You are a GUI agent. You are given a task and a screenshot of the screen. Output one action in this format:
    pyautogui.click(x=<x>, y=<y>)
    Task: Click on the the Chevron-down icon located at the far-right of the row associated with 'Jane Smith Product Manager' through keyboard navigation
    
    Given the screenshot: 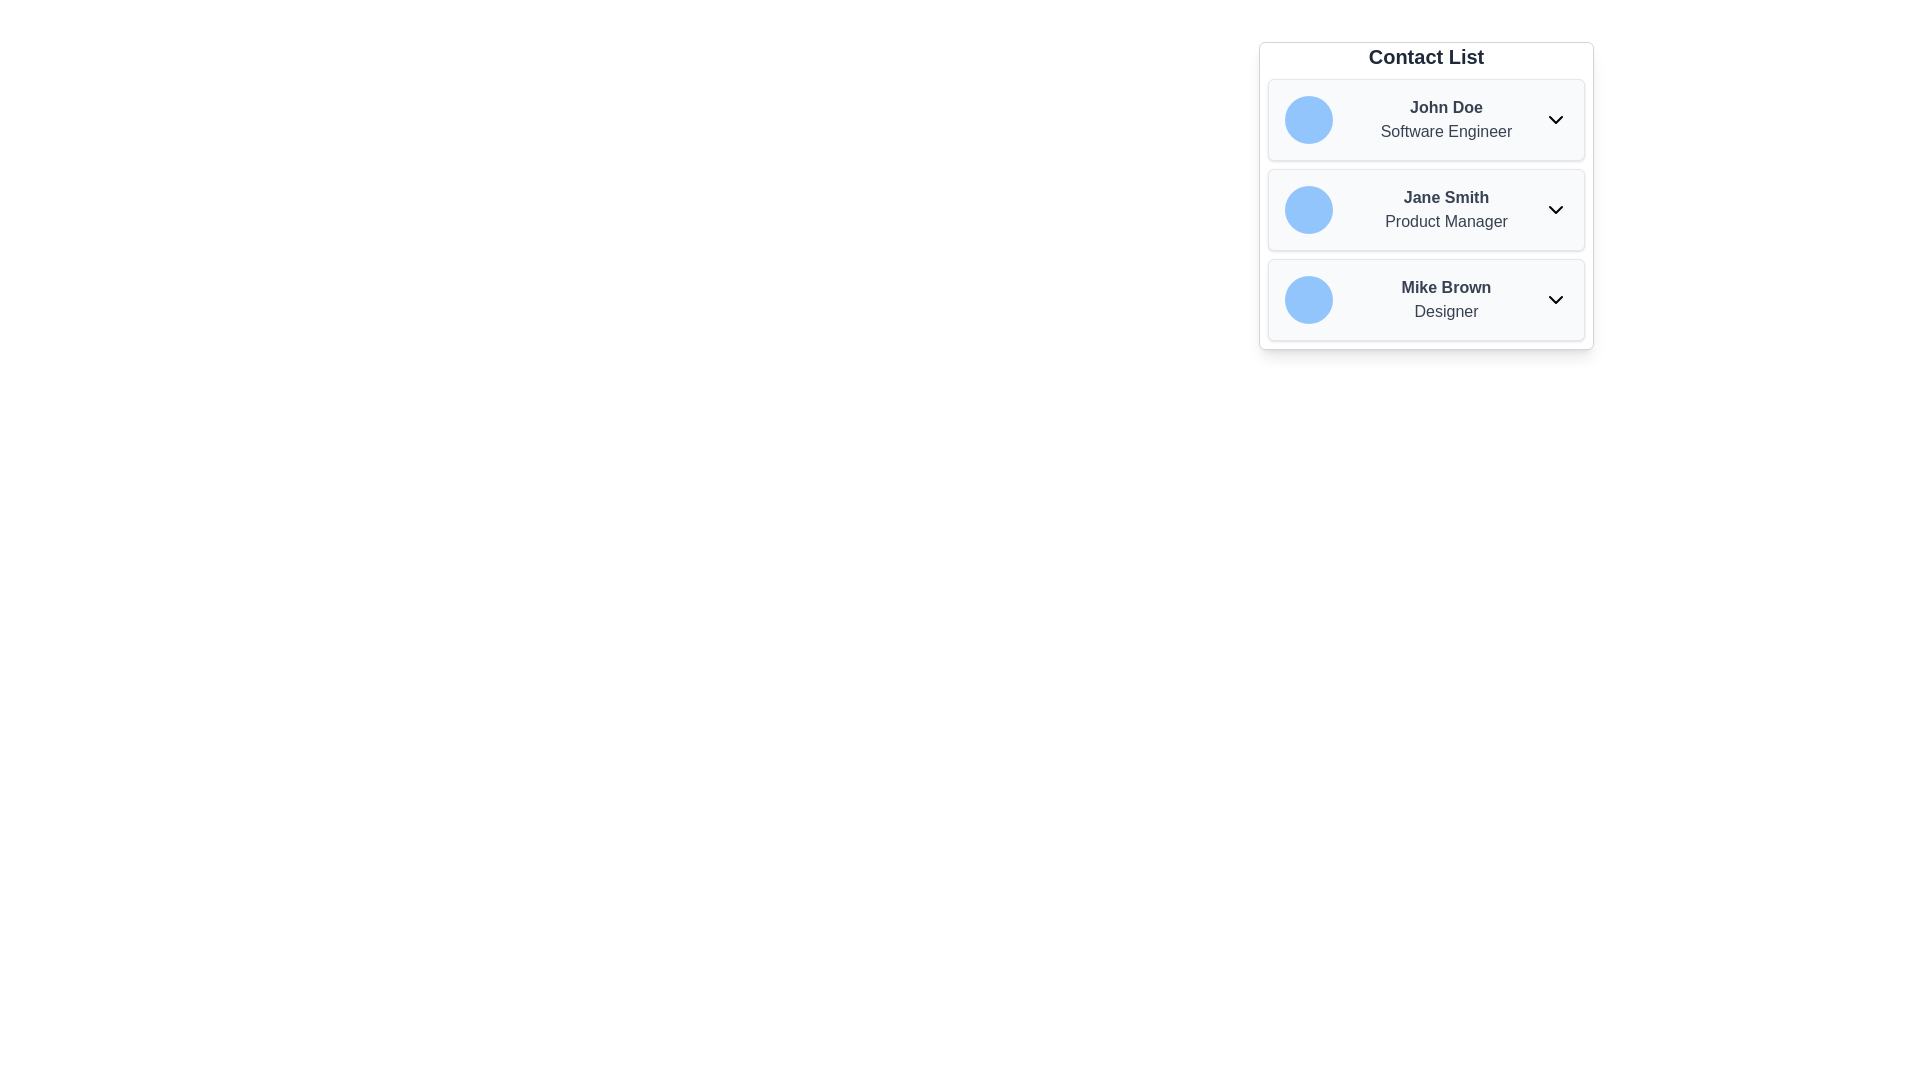 What is the action you would take?
    pyautogui.click(x=1554, y=209)
    